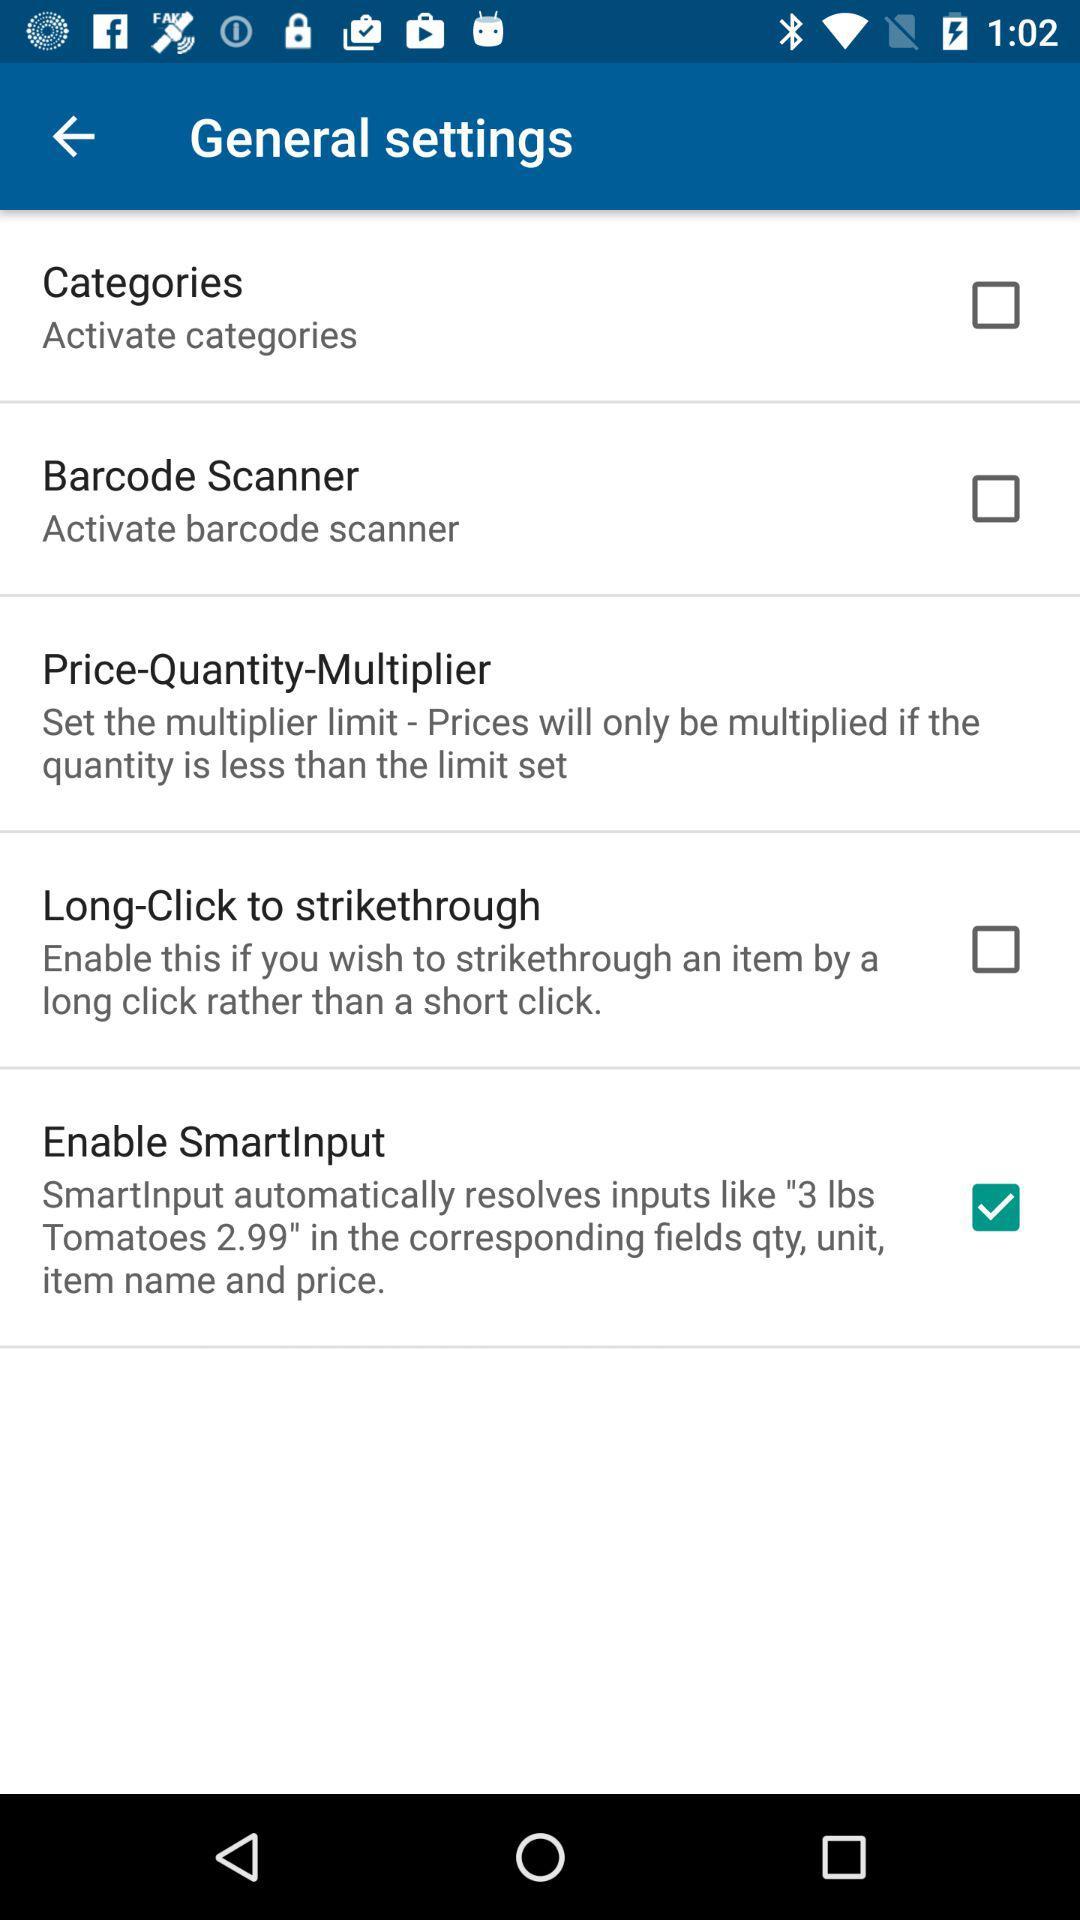 This screenshot has width=1080, height=1920. What do you see at coordinates (72, 135) in the screenshot?
I see `icon to the left of the general settings` at bounding box center [72, 135].